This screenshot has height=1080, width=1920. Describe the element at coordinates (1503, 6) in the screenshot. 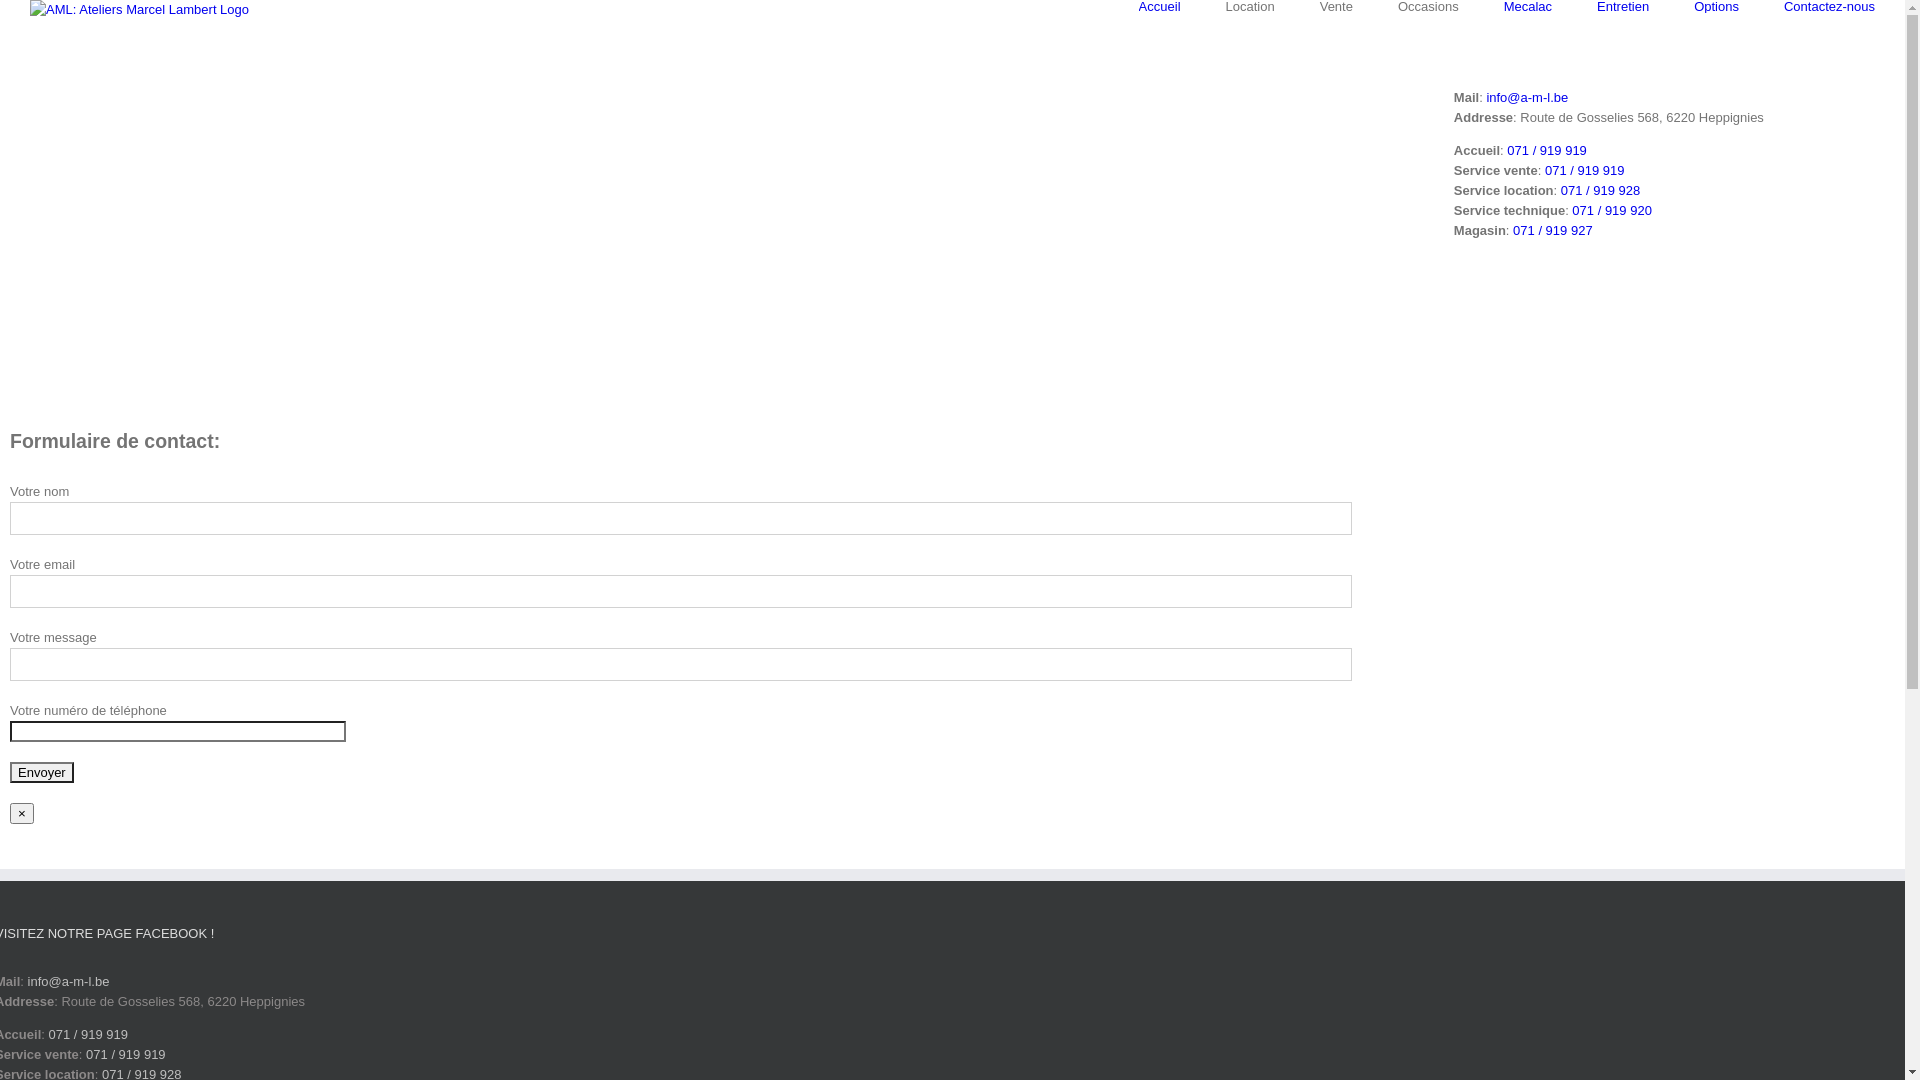

I see `'Mecalac'` at that location.